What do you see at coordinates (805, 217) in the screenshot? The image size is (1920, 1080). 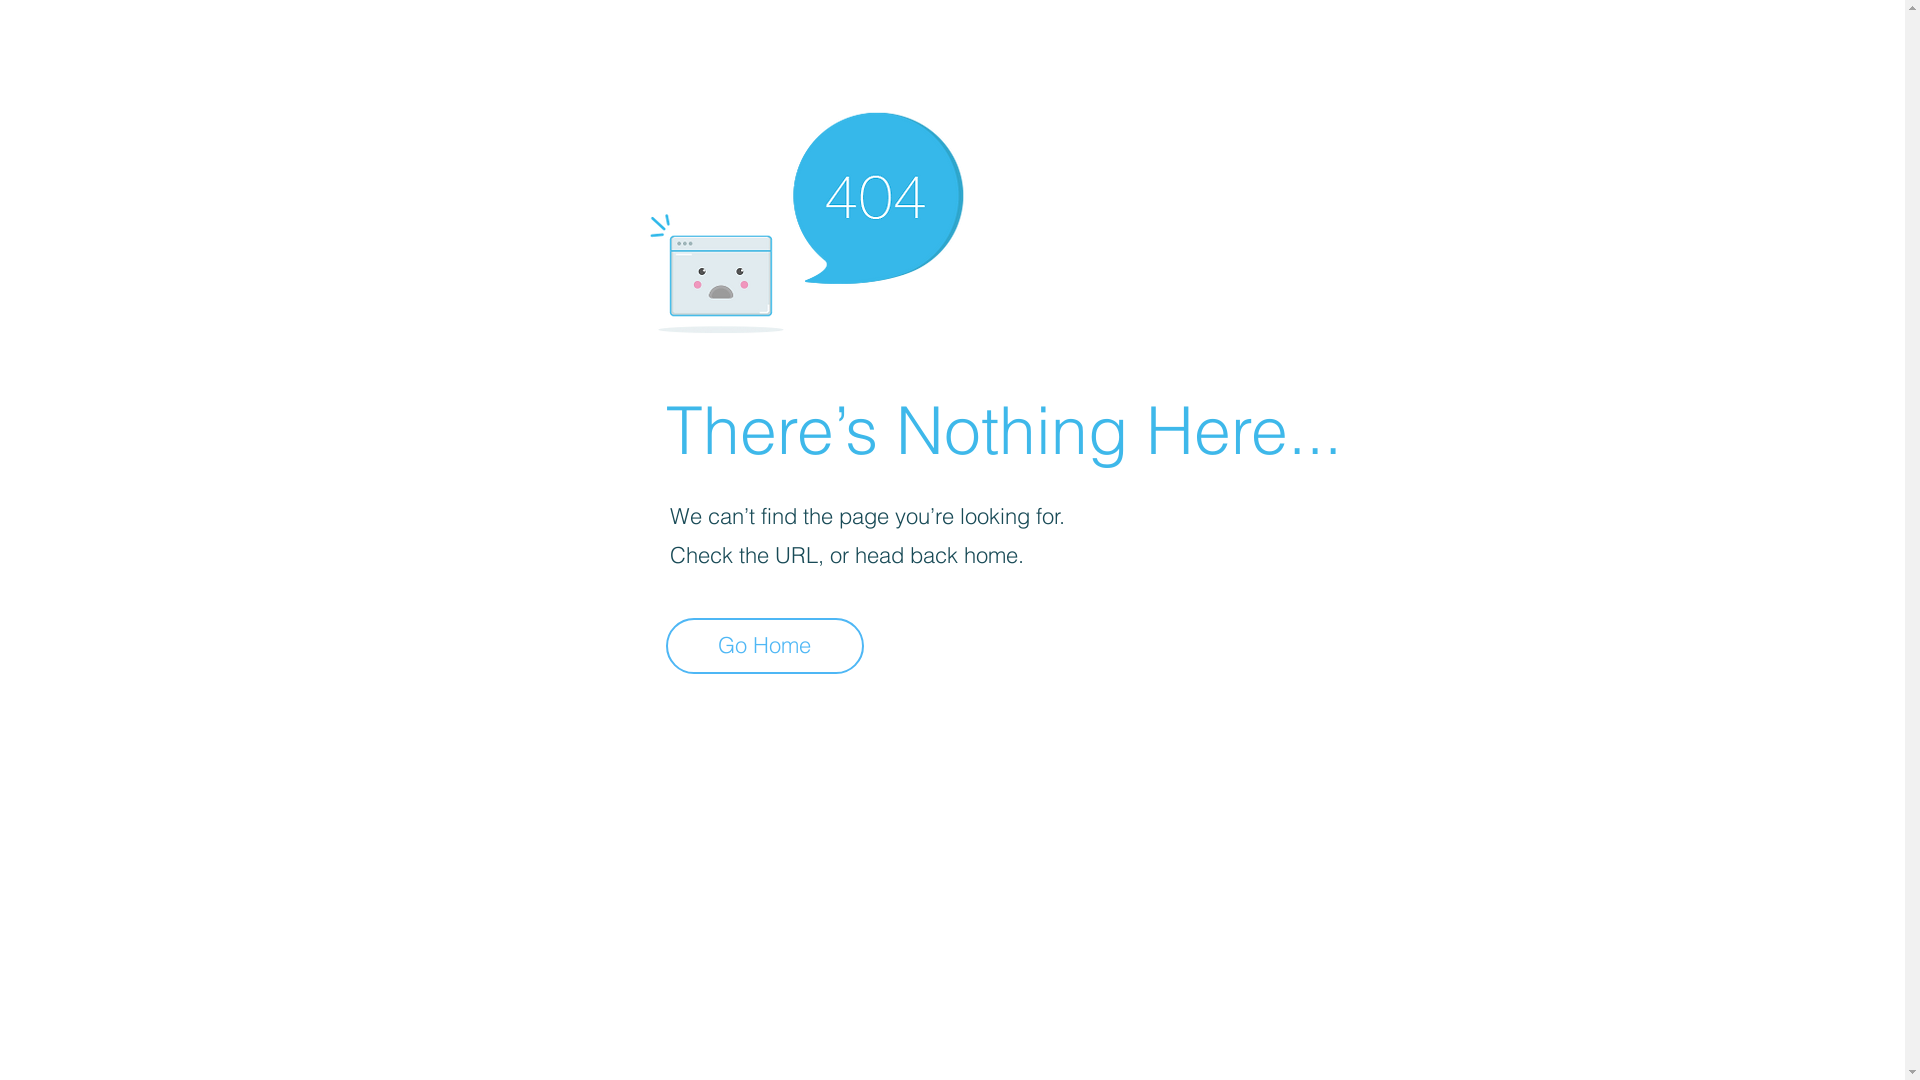 I see `'404-icon_2.png'` at bounding box center [805, 217].